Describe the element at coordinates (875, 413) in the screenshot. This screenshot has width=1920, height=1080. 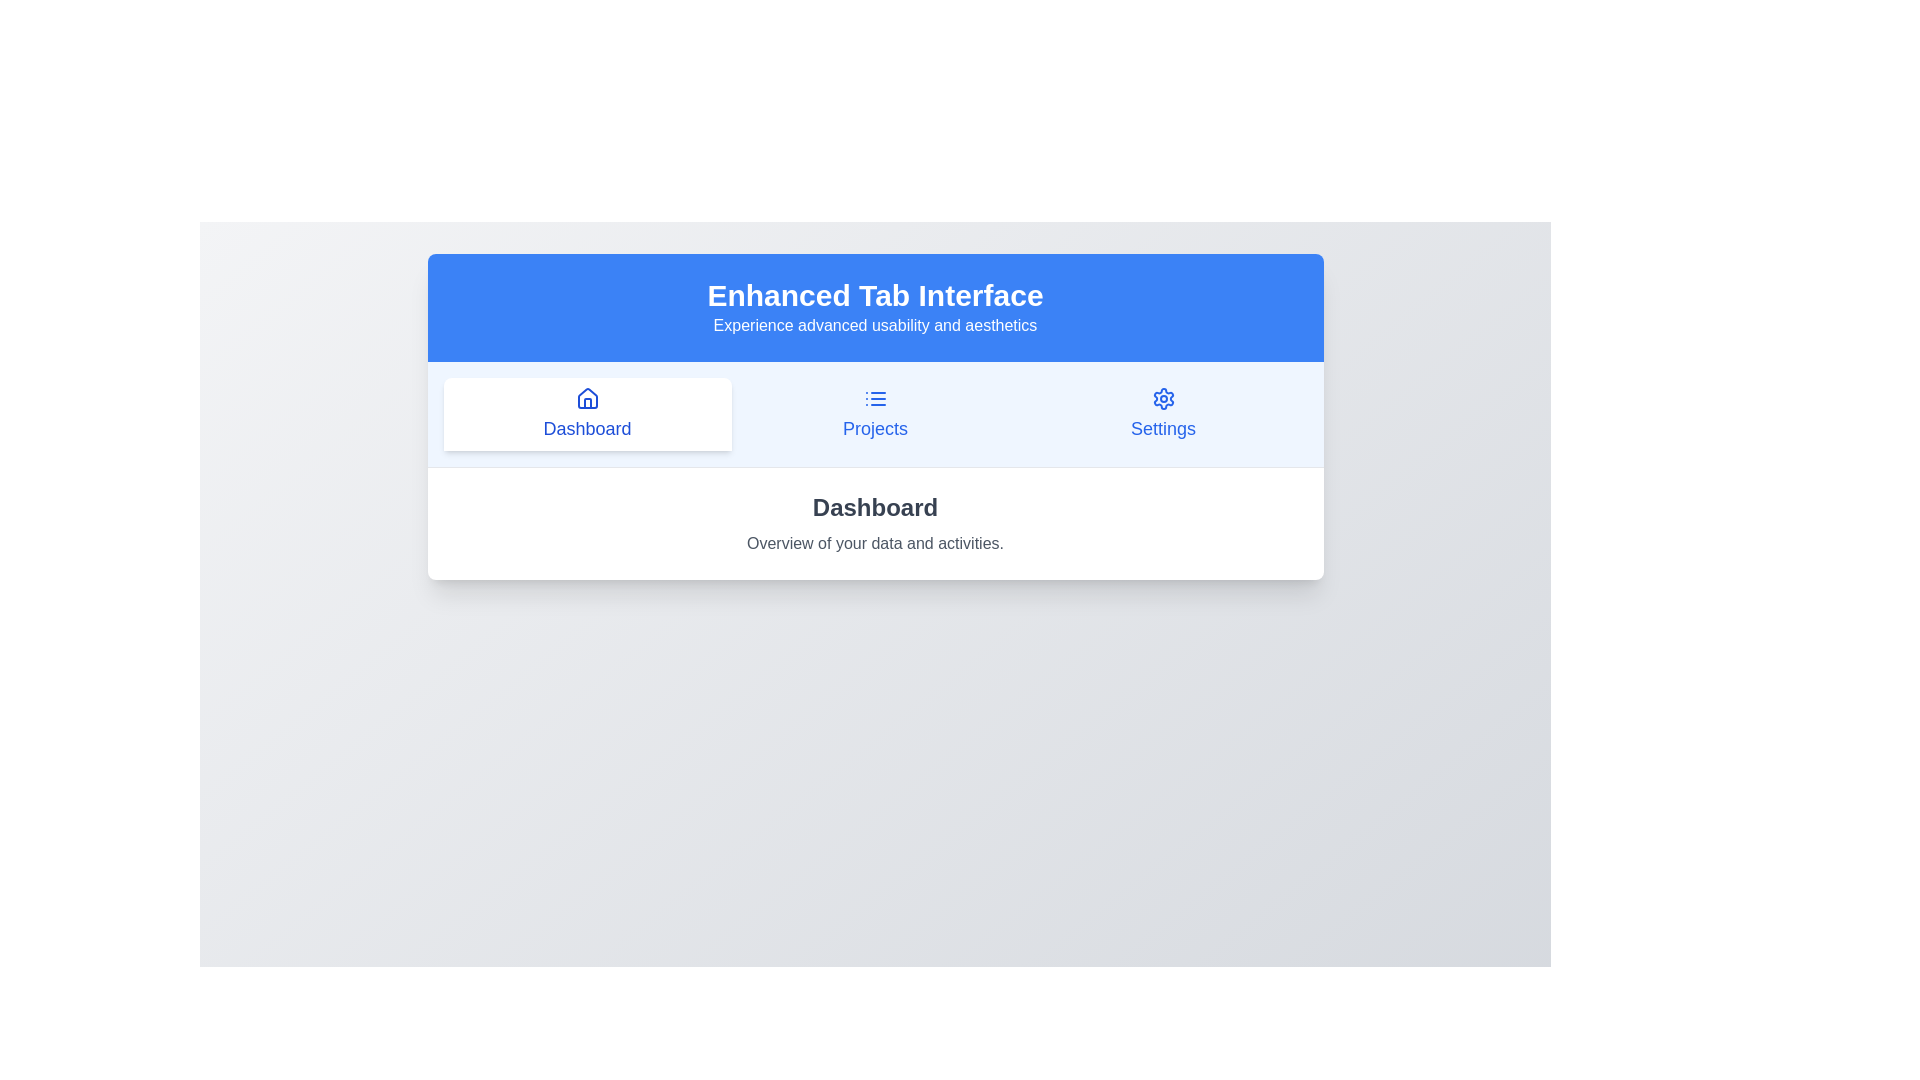
I see `the Projects tab` at that location.